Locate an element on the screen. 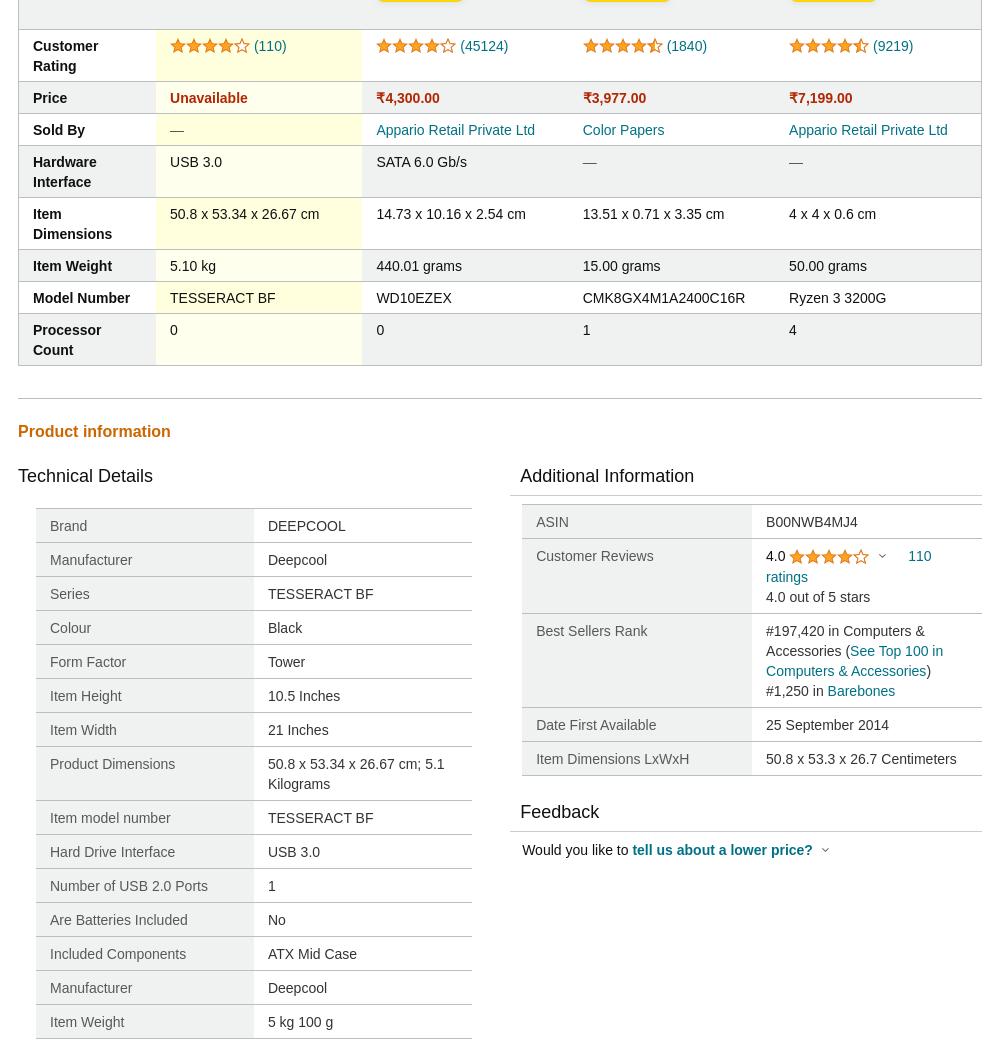 The width and height of the screenshot is (1000, 1044). '1' is located at coordinates (585, 330).